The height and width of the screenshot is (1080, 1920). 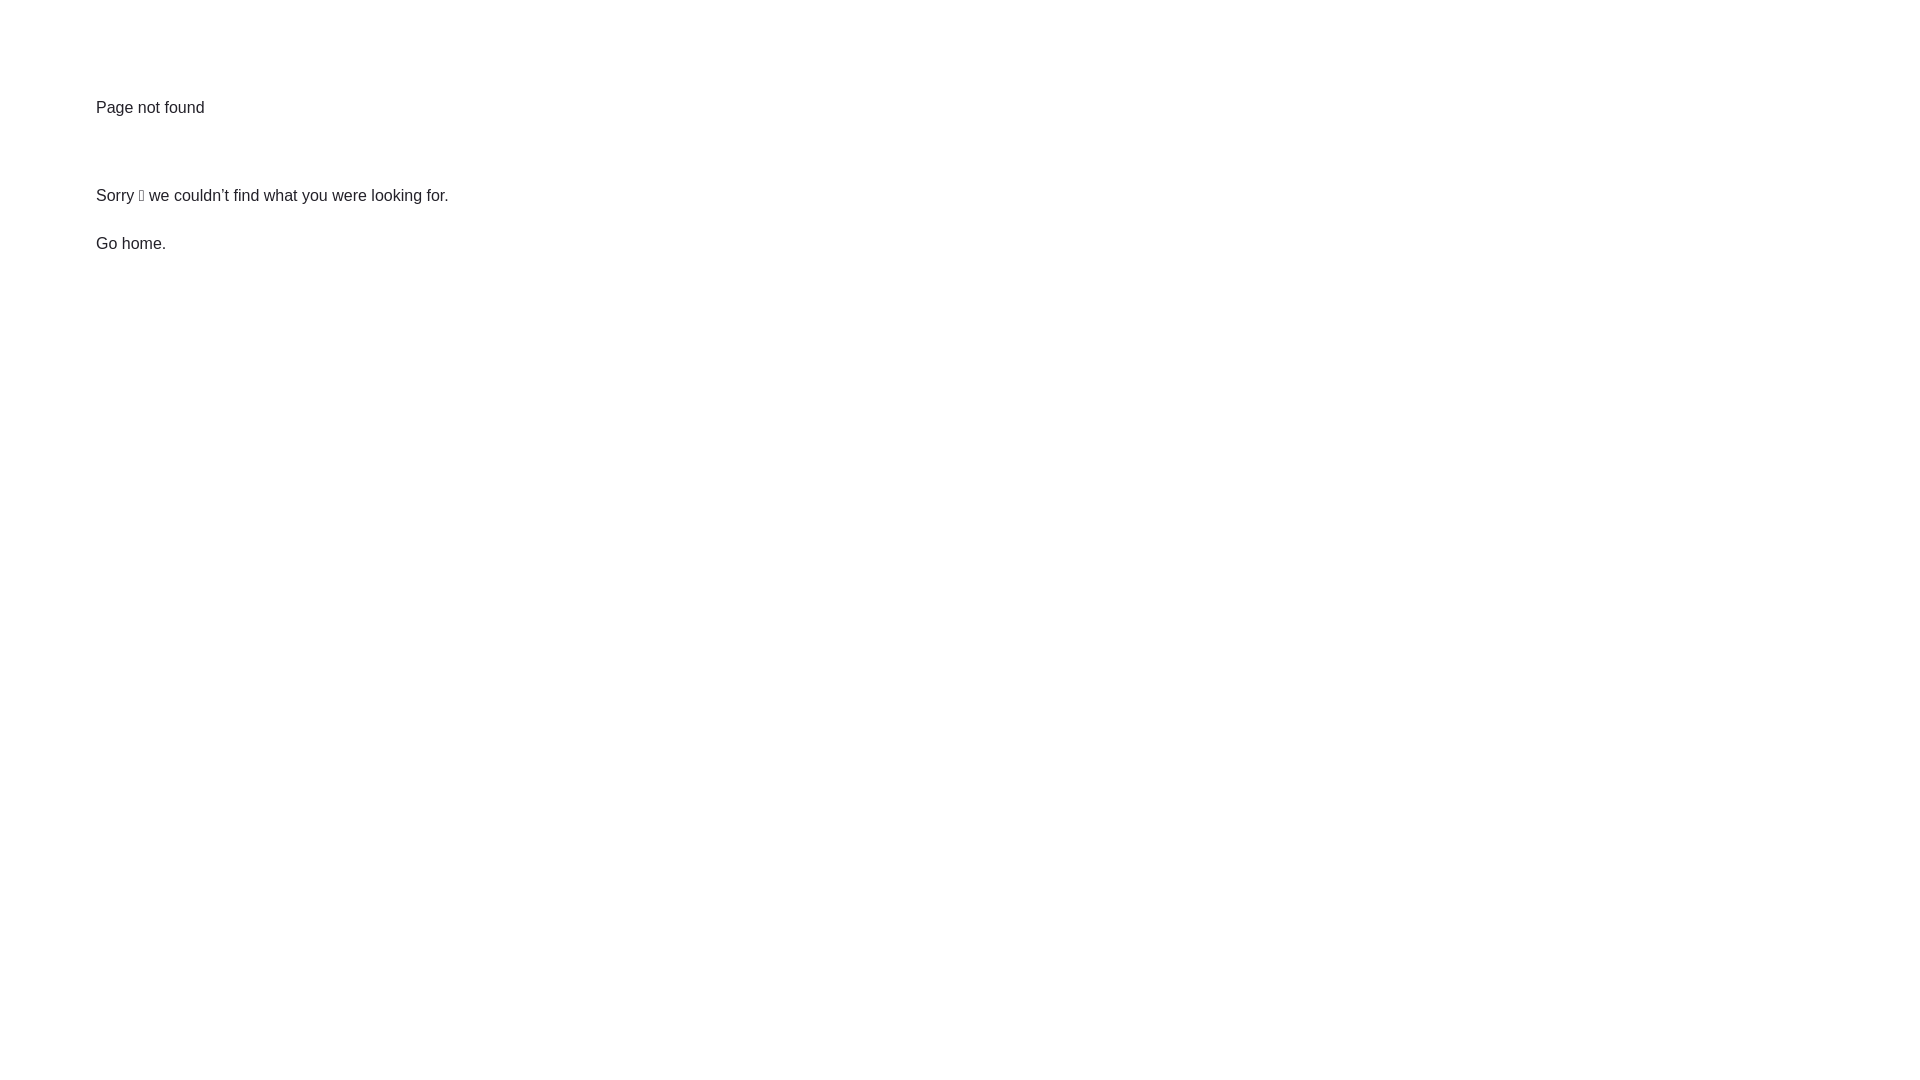 I want to click on 'Go home', so click(x=128, y=242).